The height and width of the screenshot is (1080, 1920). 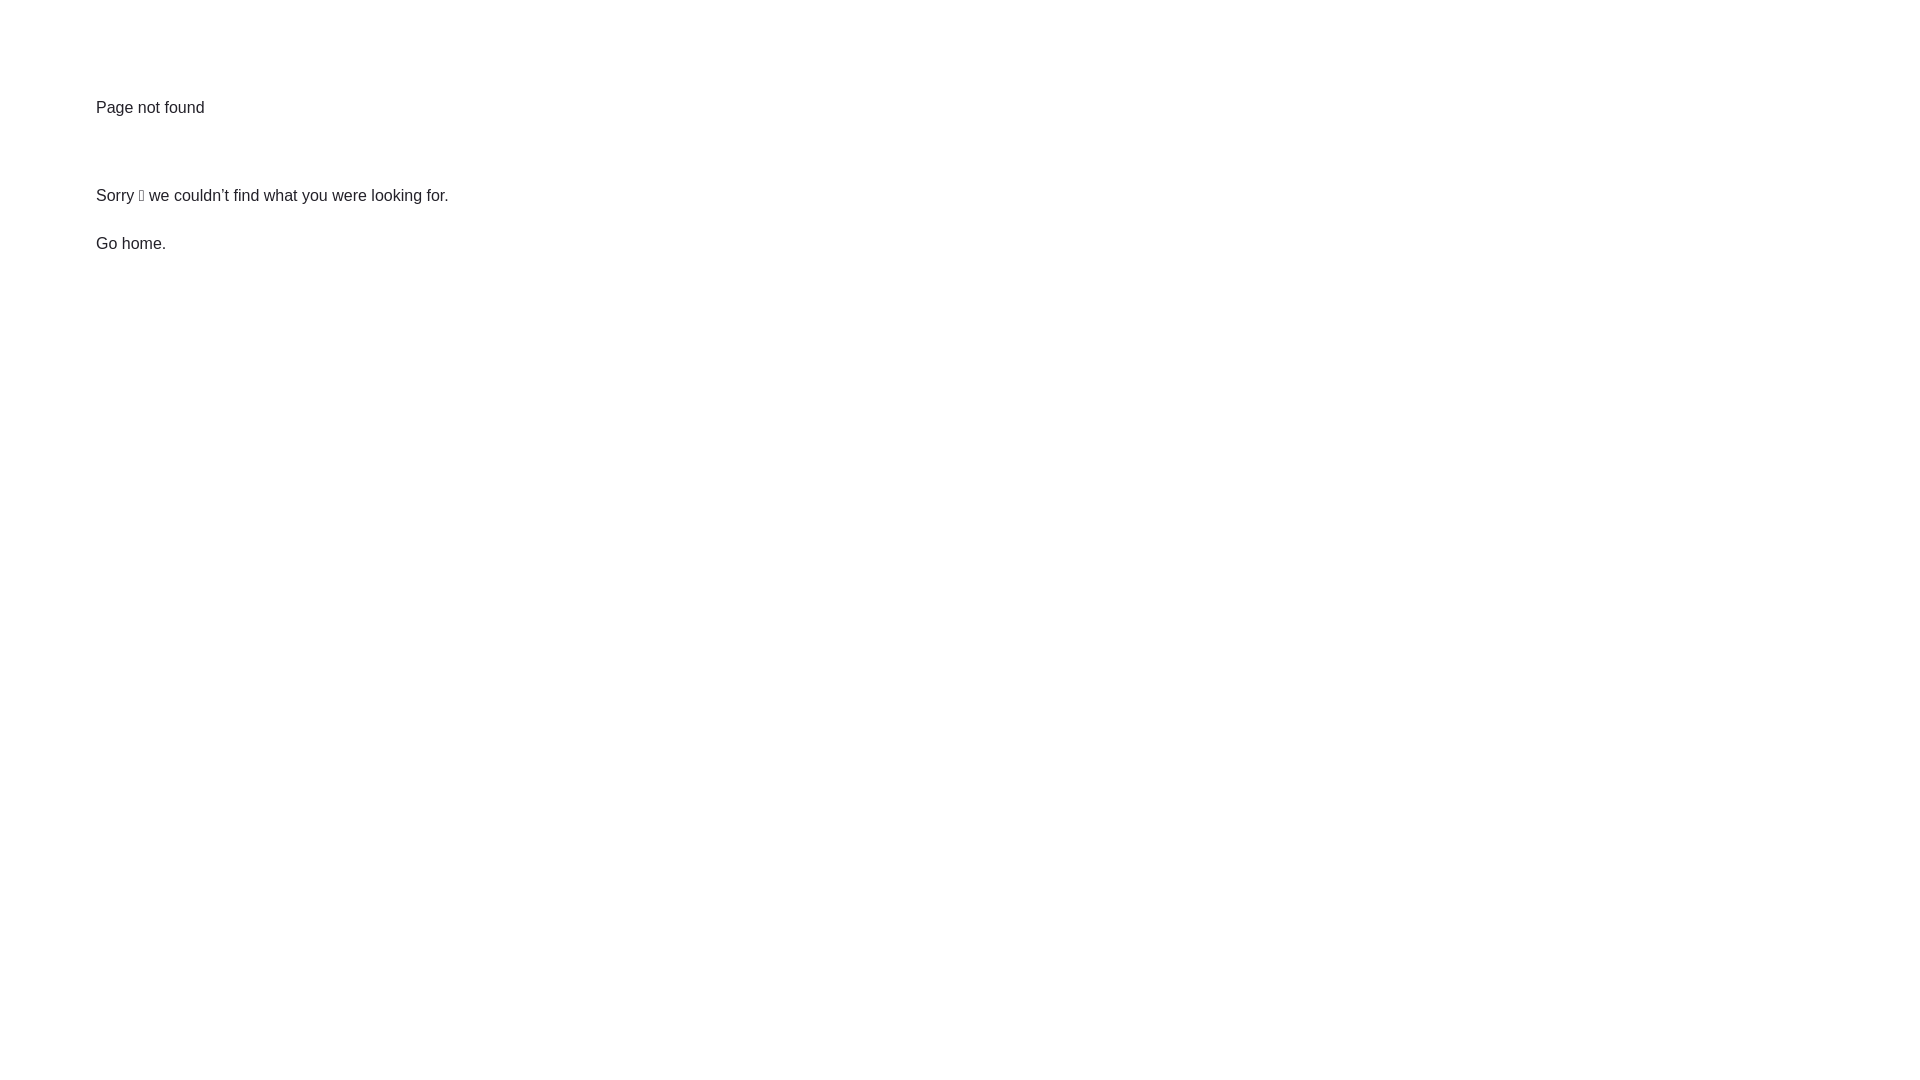 I want to click on 'Go home', so click(x=128, y=242).